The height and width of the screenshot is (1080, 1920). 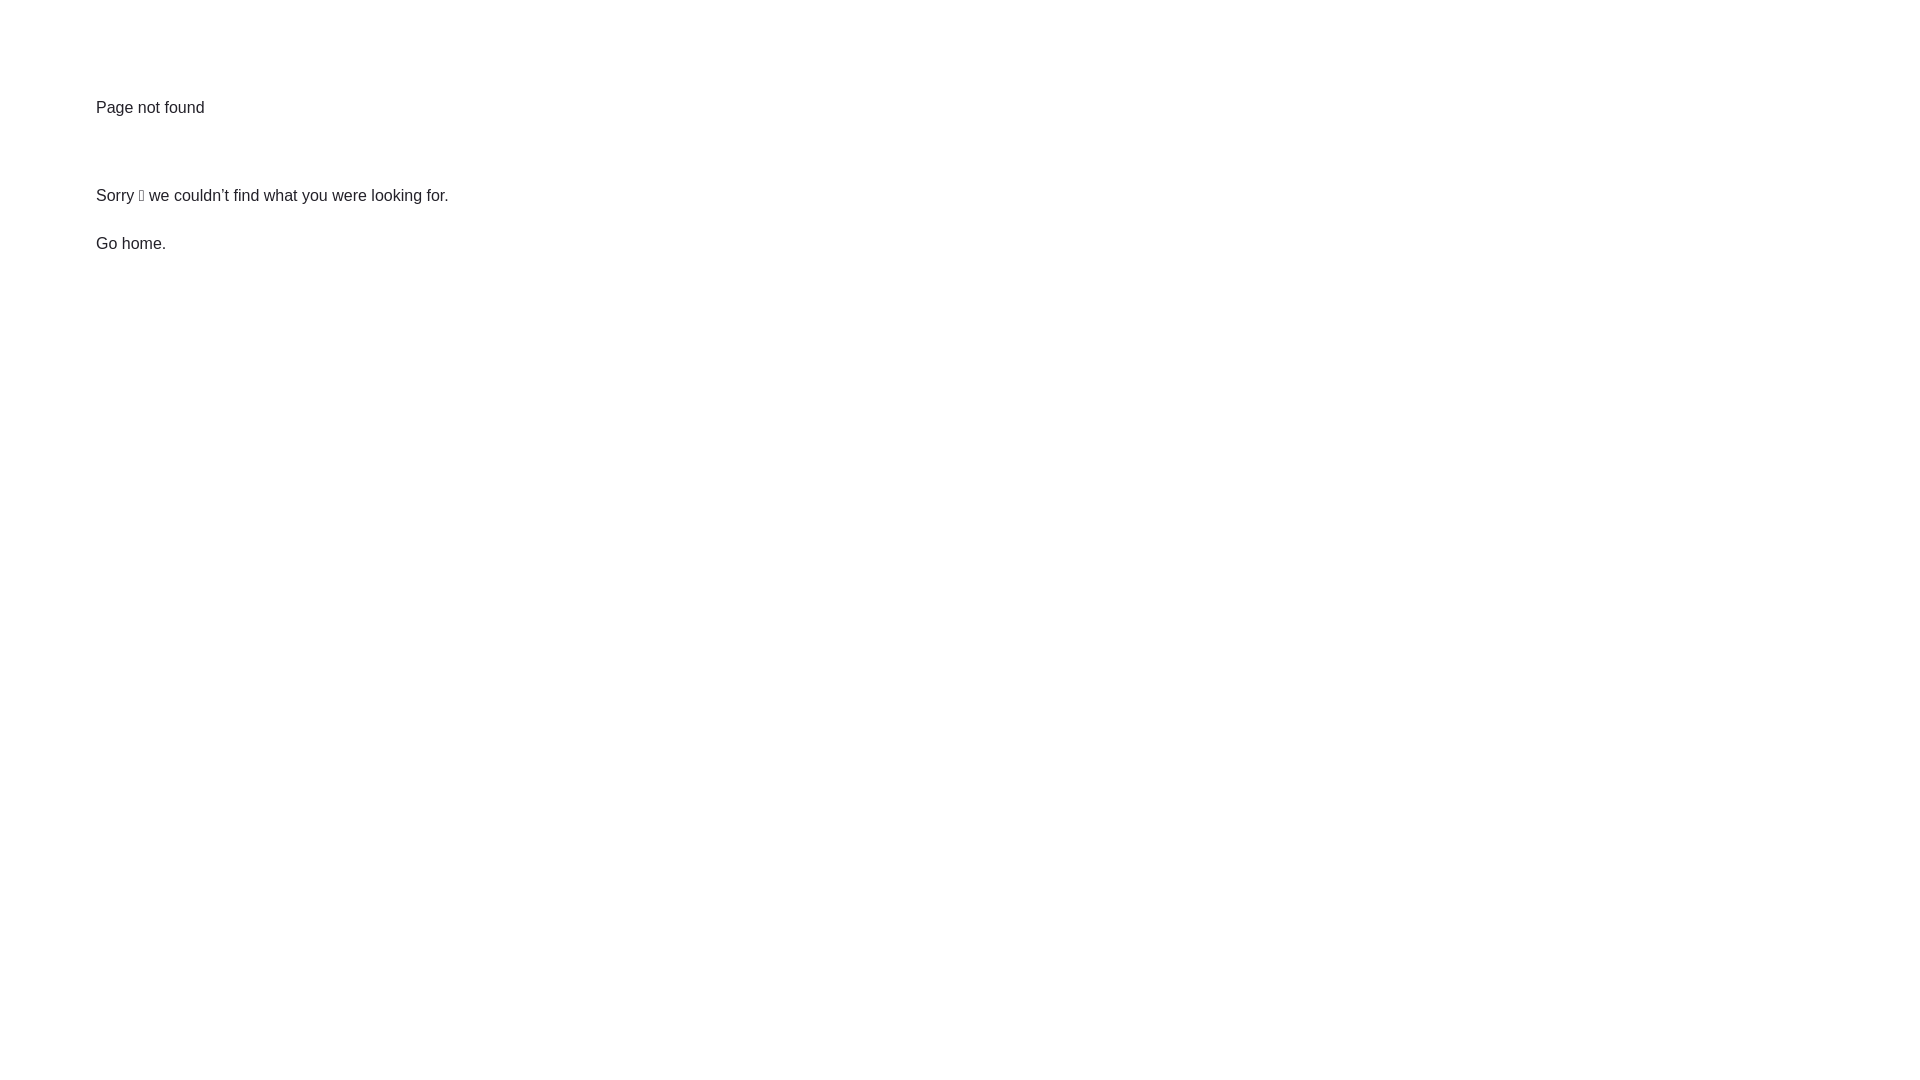 I want to click on 'Go home', so click(x=128, y=242).